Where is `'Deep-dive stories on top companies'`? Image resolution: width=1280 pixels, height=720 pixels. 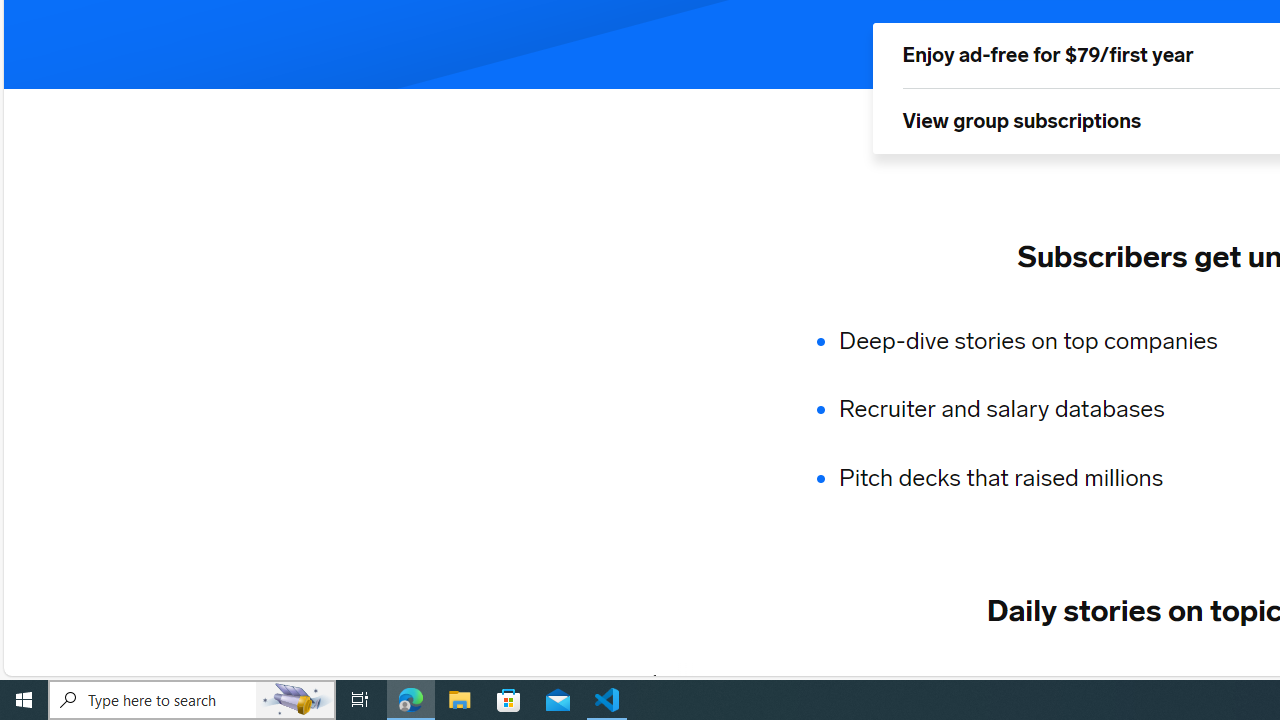 'Deep-dive stories on top companies' is located at coordinates (1040, 339).